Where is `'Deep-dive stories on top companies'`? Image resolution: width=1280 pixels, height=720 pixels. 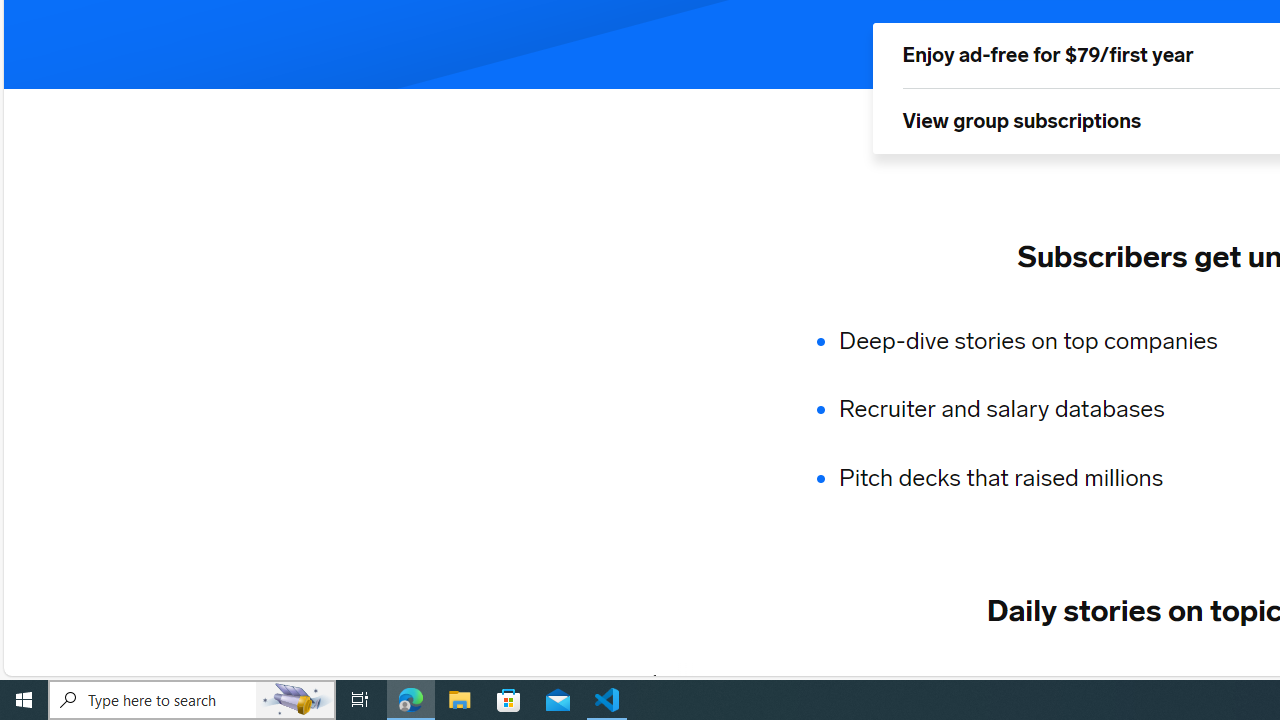 'Deep-dive stories on top companies' is located at coordinates (1040, 339).